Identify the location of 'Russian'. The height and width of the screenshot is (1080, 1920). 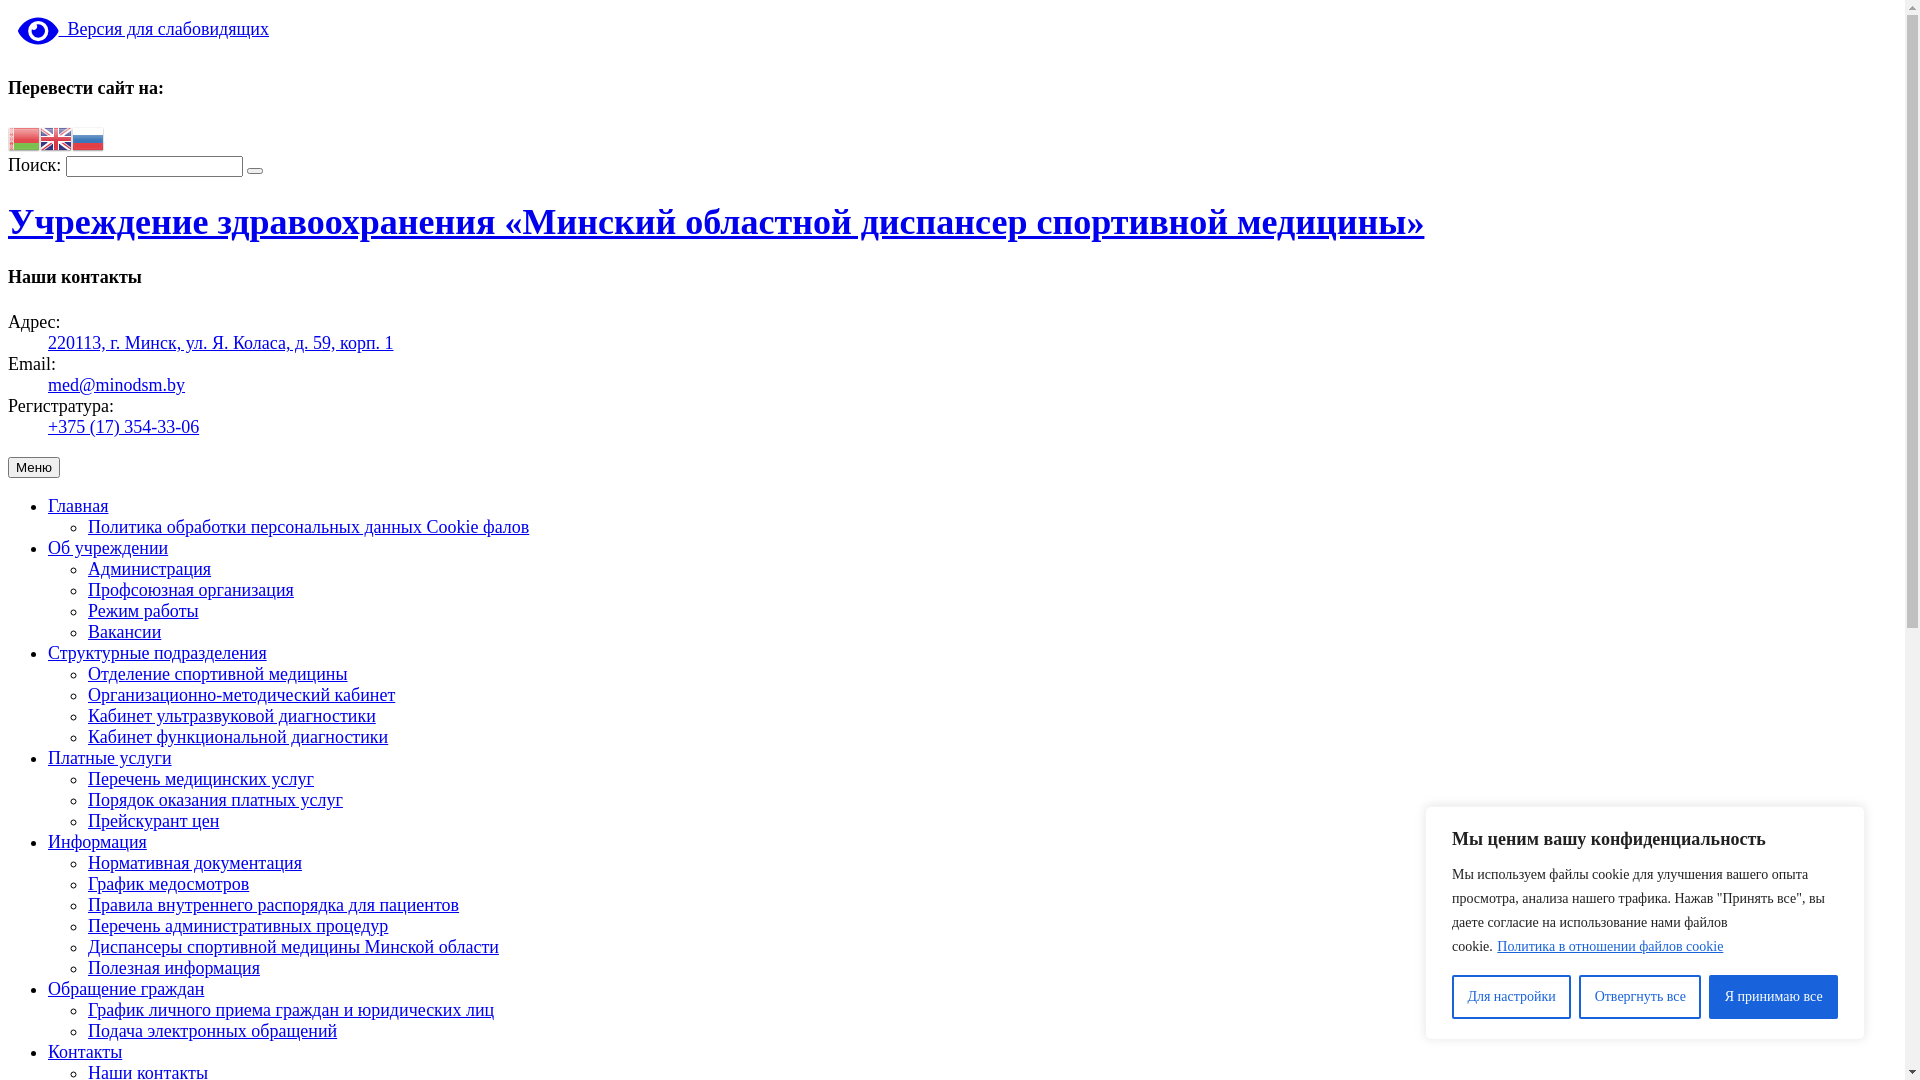
(72, 136).